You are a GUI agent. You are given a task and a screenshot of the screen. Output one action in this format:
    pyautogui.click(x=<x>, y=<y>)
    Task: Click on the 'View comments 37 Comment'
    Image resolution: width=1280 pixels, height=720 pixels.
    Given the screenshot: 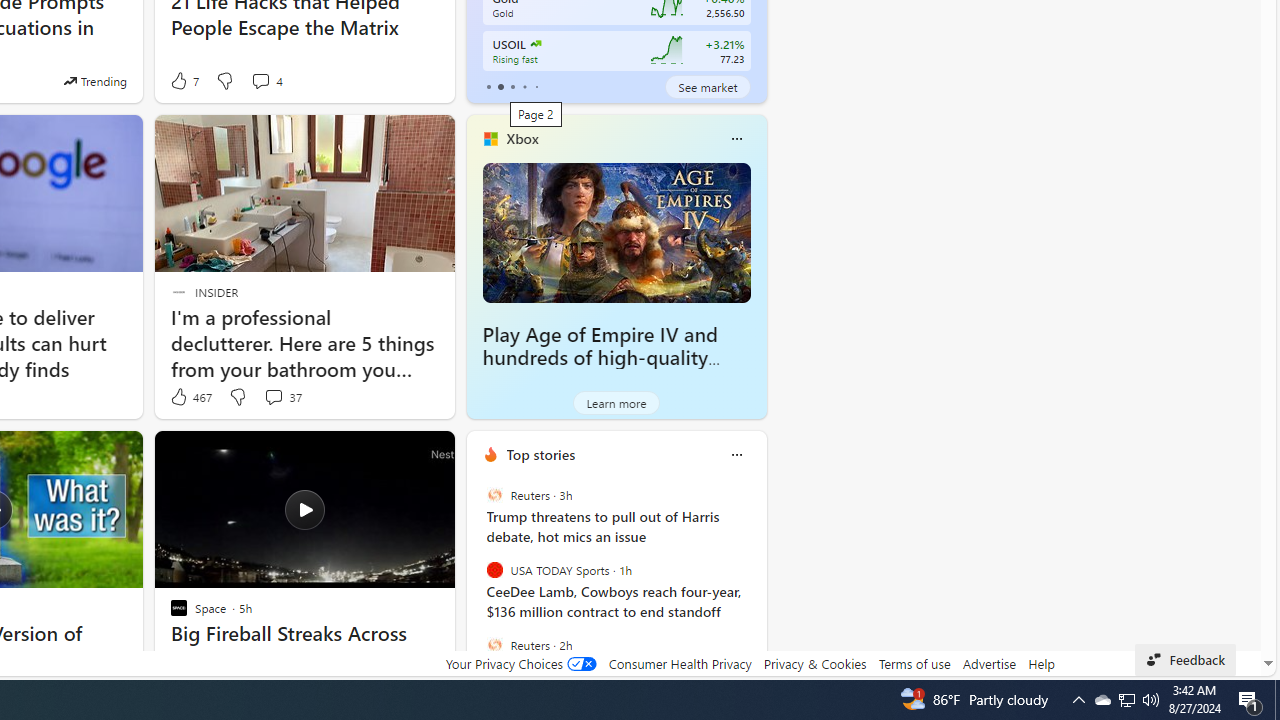 What is the action you would take?
    pyautogui.click(x=281, y=397)
    